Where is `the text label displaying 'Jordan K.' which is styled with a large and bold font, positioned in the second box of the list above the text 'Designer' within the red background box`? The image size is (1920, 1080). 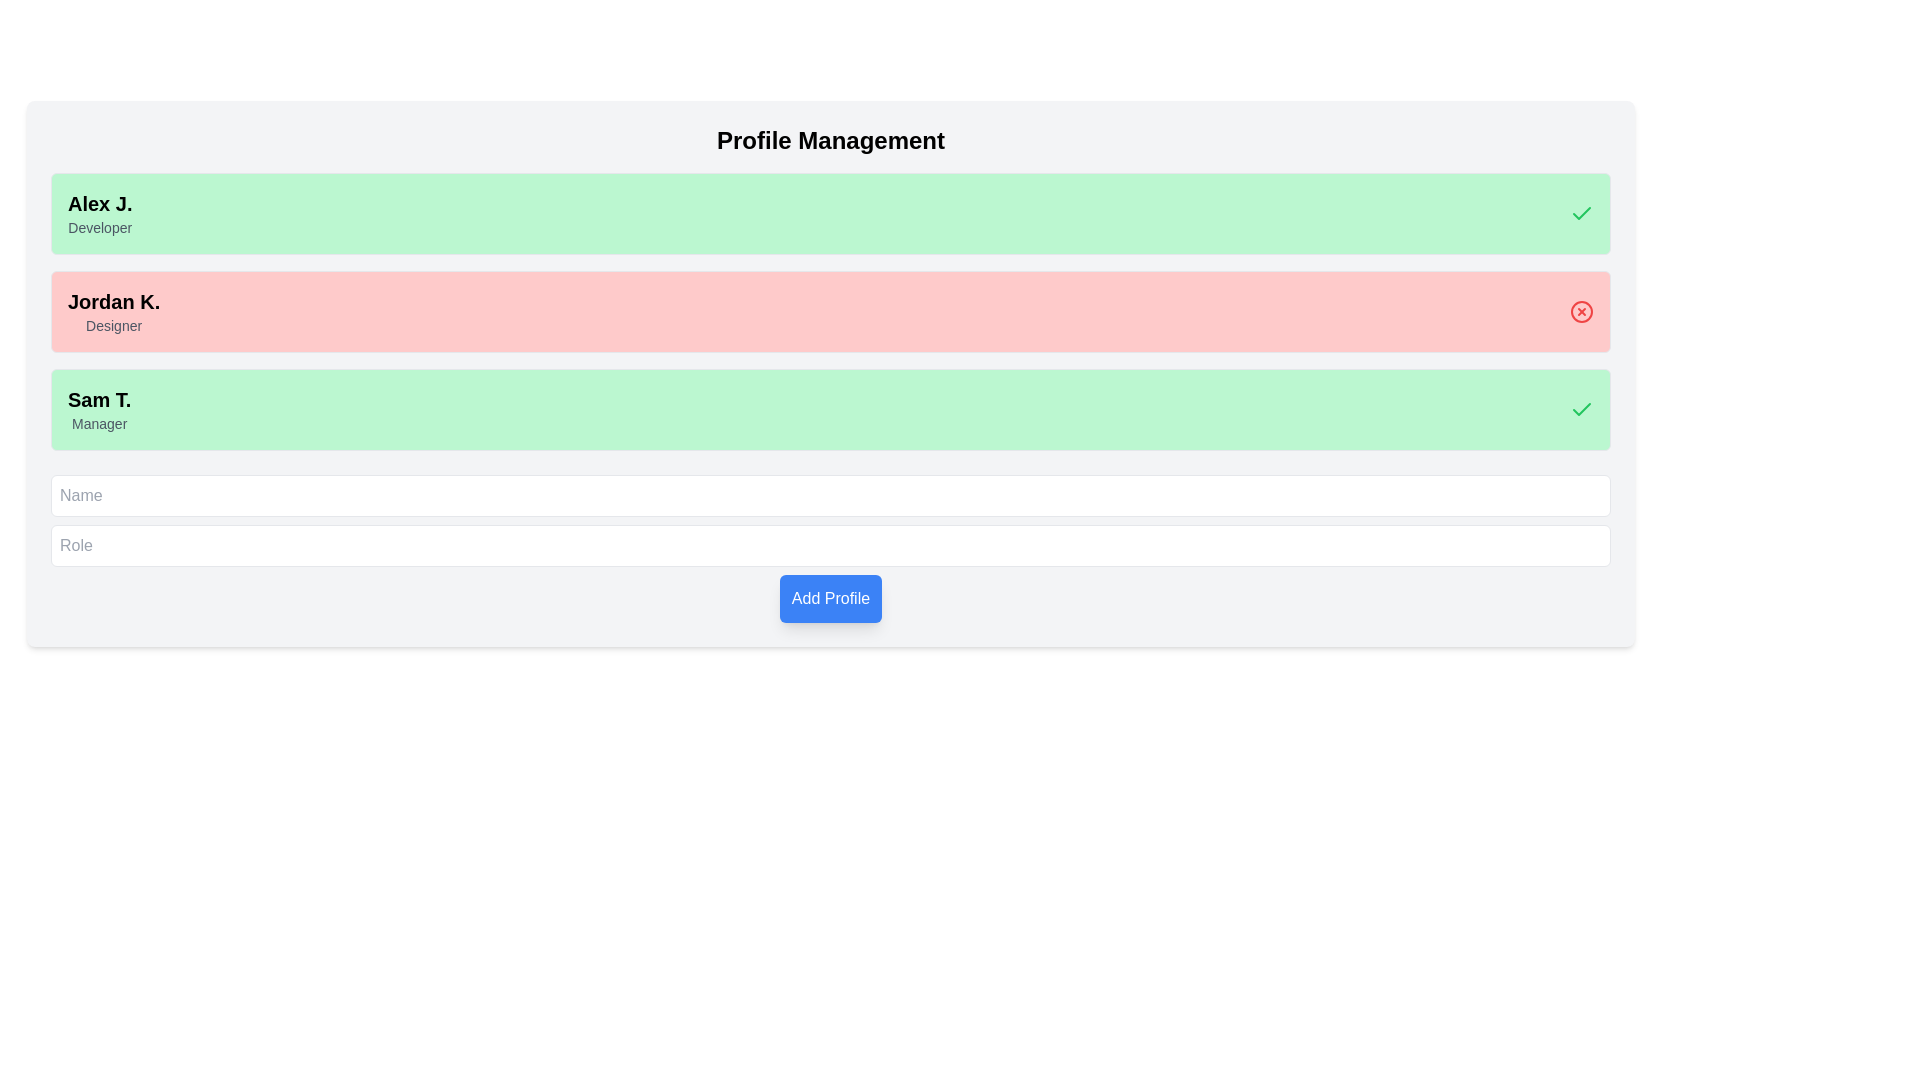
the text label displaying 'Jordan K.' which is styled with a large and bold font, positioned in the second box of the list above the text 'Designer' within the red background box is located at coordinates (113, 301).